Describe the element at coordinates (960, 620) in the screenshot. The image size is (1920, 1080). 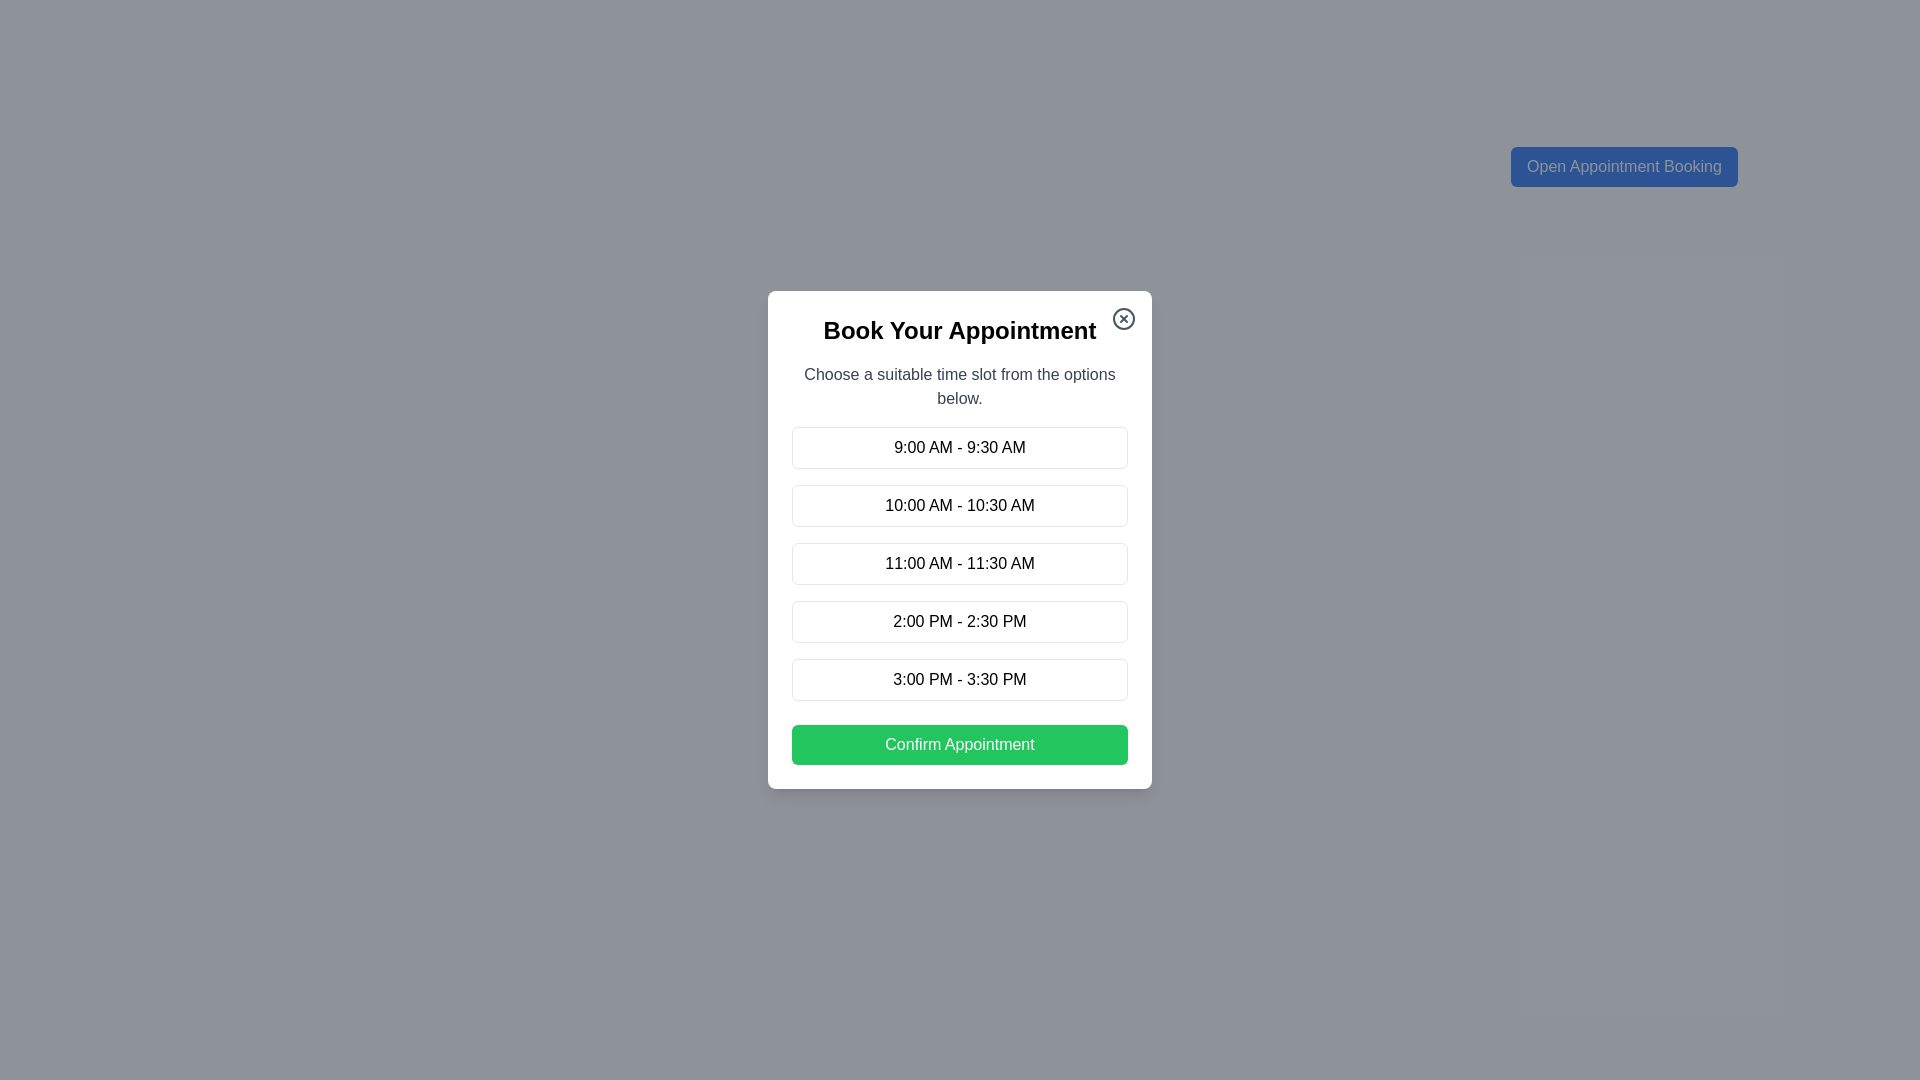
I see `the text label indicating the time slot from 2:00 PM to 2:30 PM within the selectable box in the modal dialog` at that location.